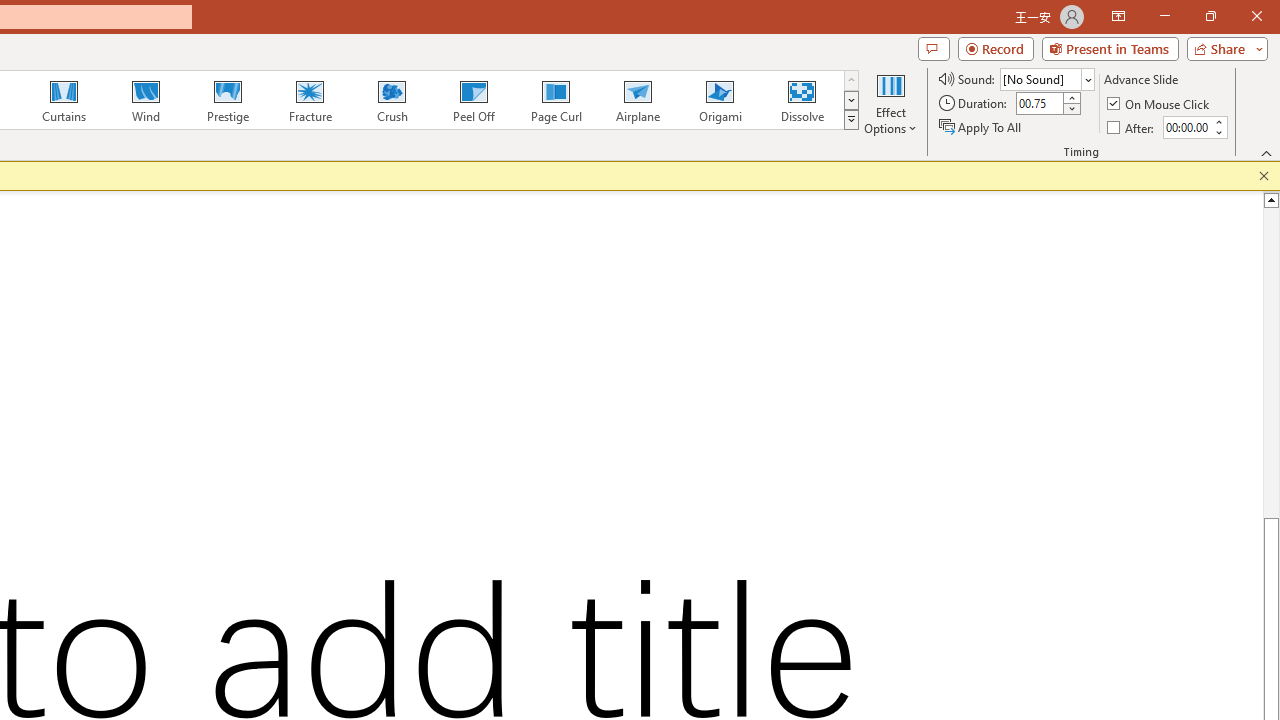 Image resolution: width=1280 pixels, height=720 pixels. I want to click on 'Apply To All', so click(981, 127).